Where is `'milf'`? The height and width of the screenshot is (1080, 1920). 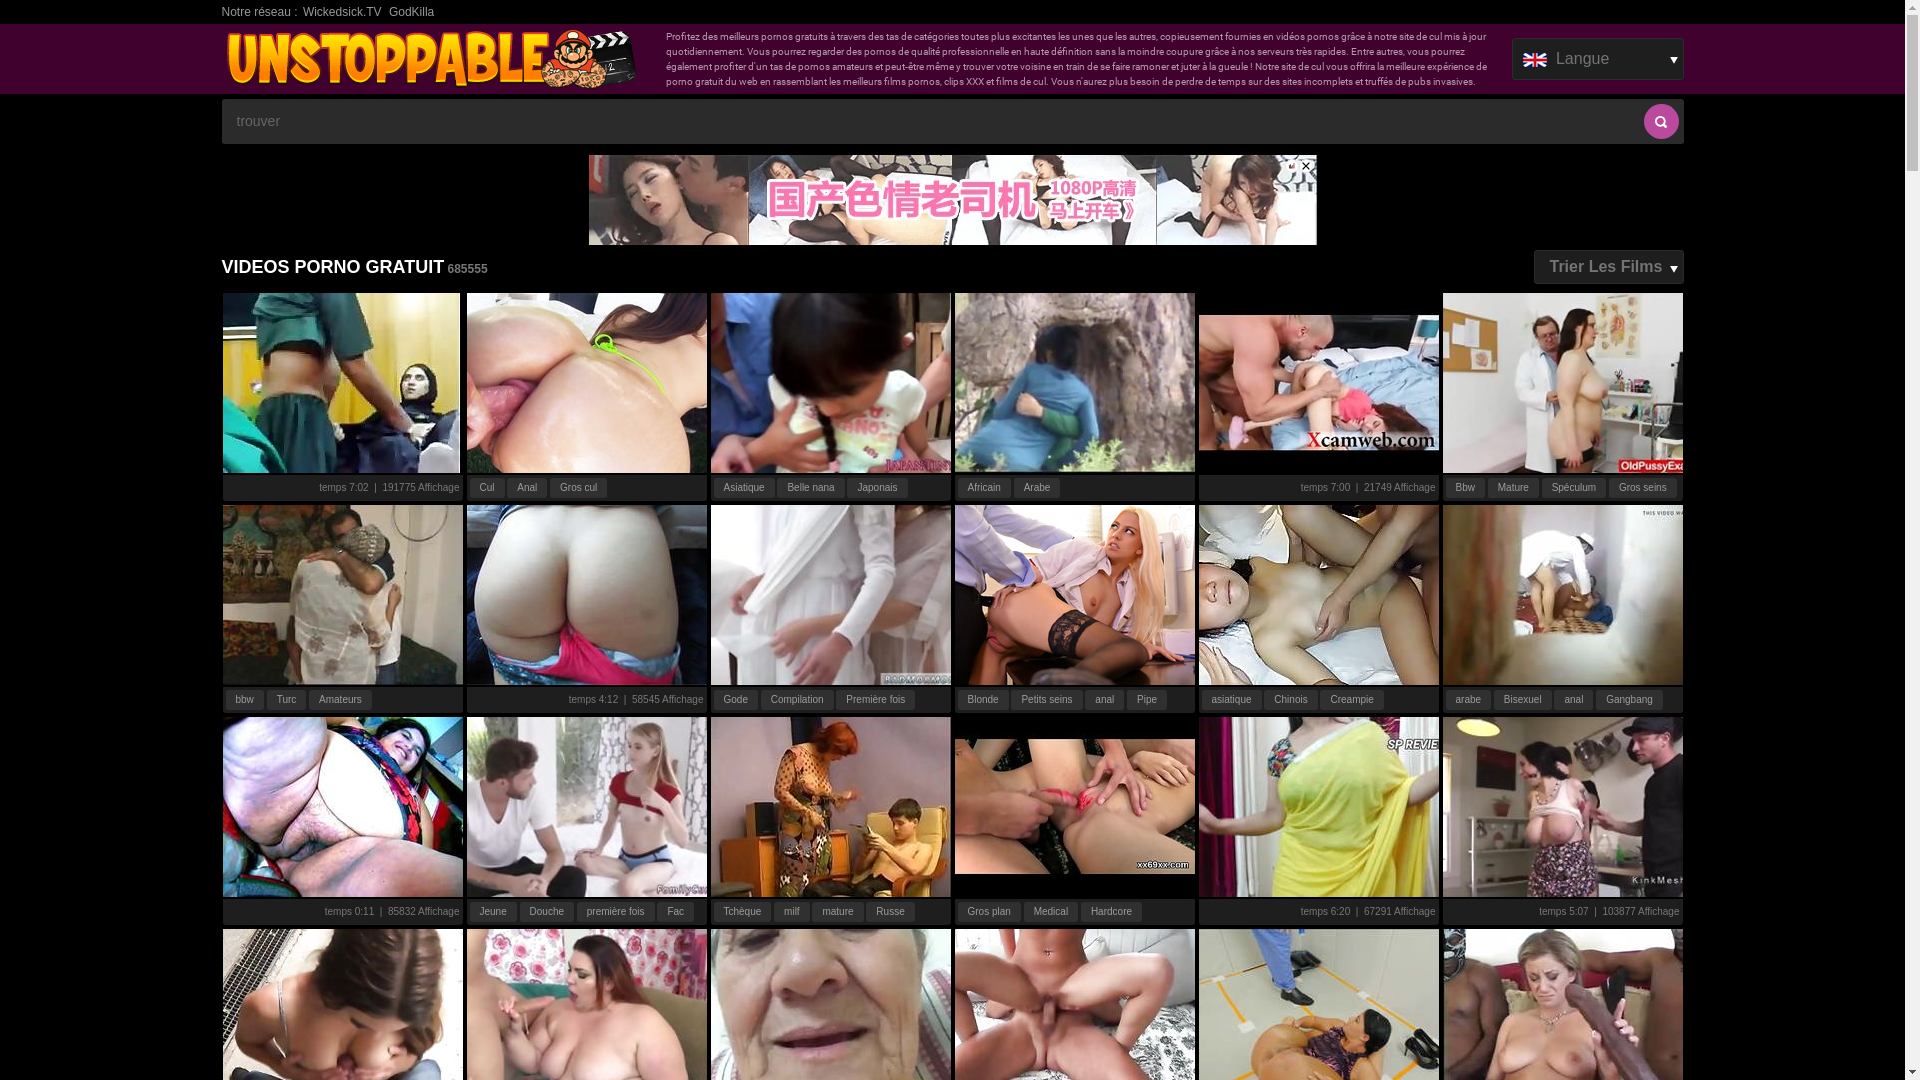 'milf' is located at coordinates (791, 911).